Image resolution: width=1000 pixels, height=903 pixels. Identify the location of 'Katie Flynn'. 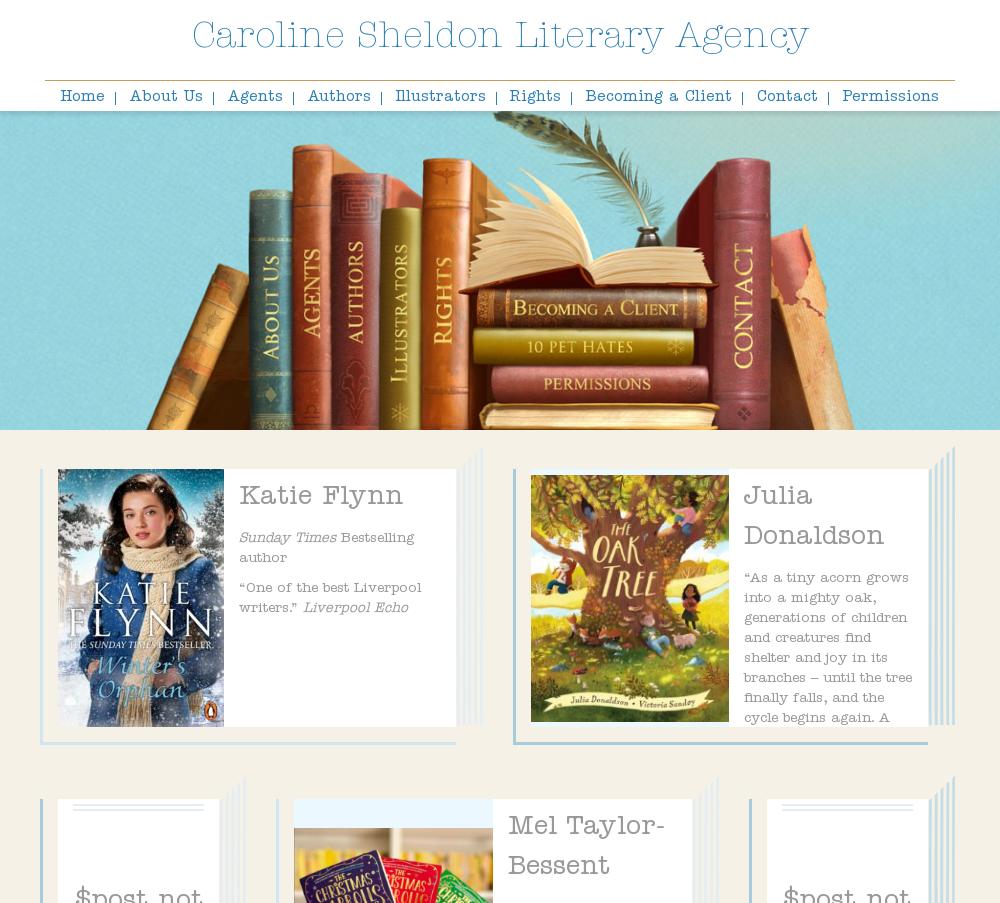
(320, 498).